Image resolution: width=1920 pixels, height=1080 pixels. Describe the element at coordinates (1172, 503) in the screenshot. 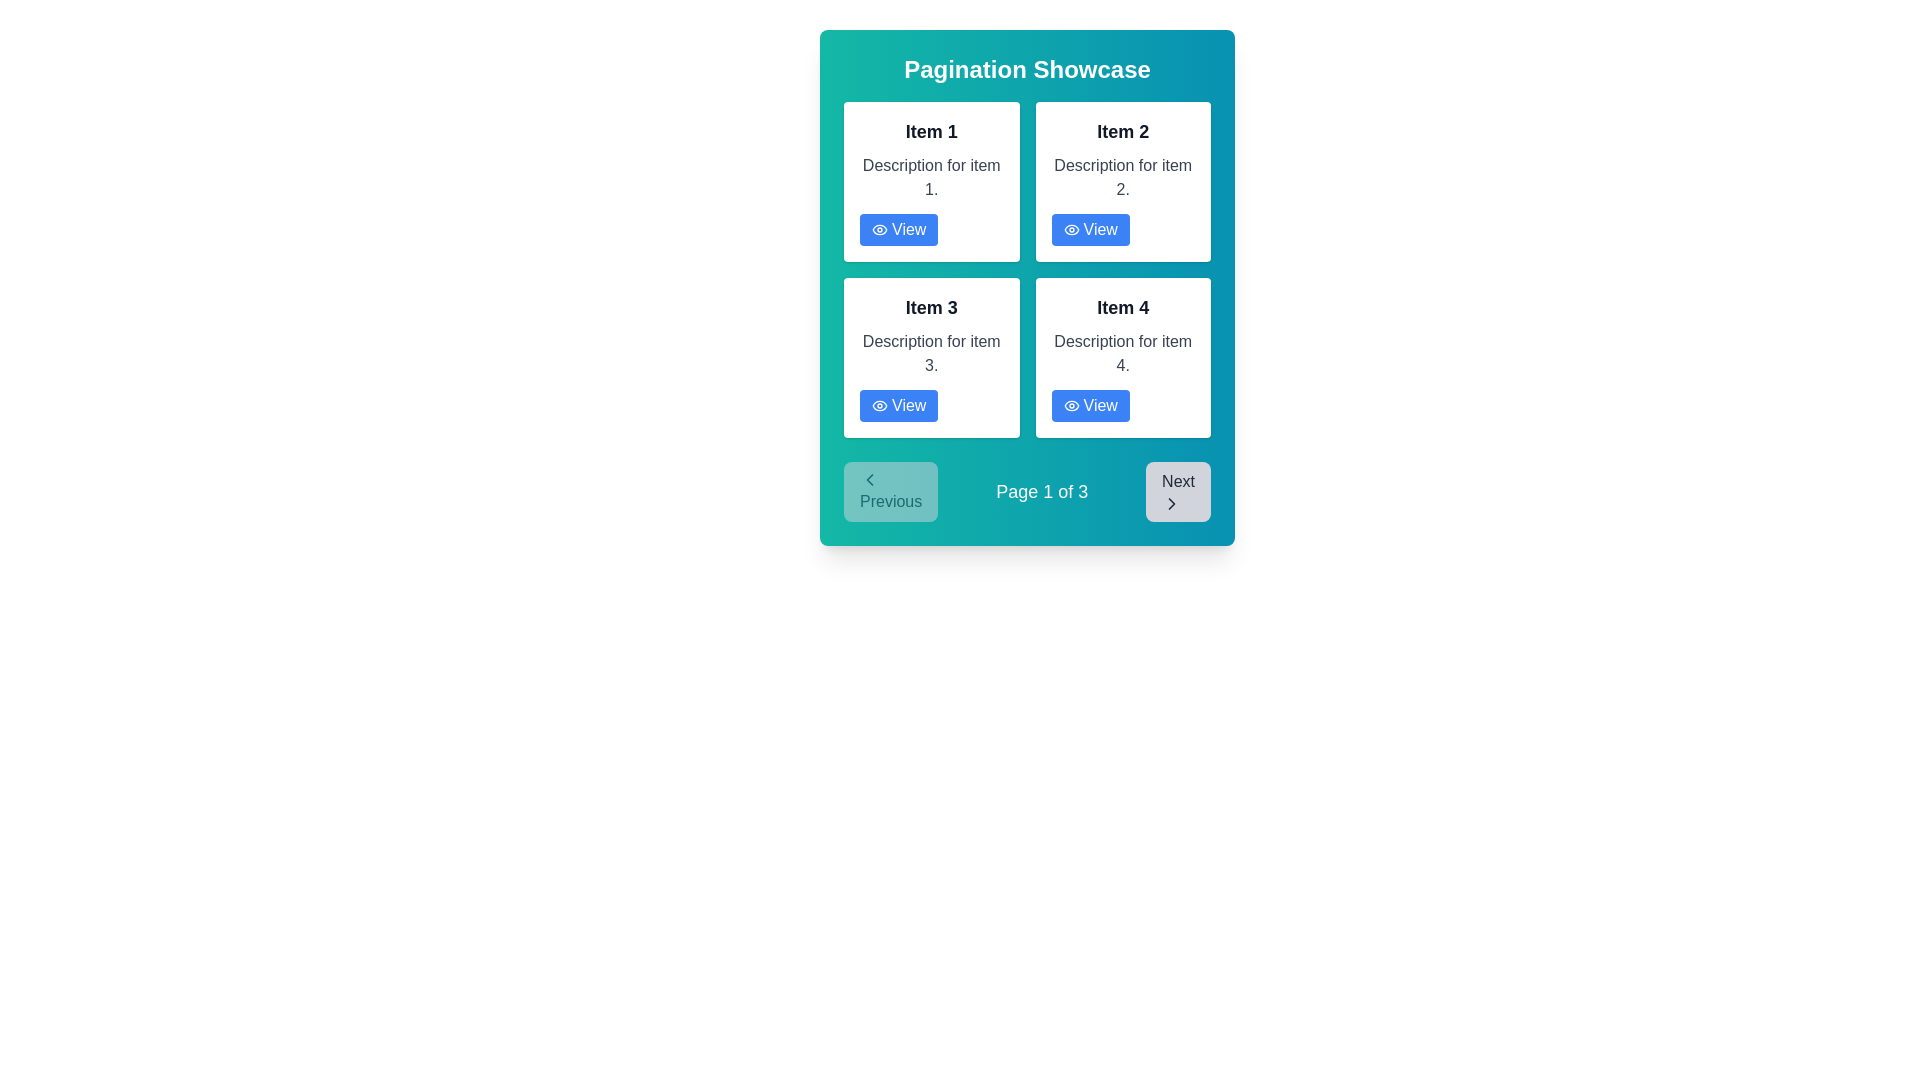

I see `the 'Next' button icon, which symbolizes advancing or moving forward, located at the lower right corner of the pagination section` at that location.